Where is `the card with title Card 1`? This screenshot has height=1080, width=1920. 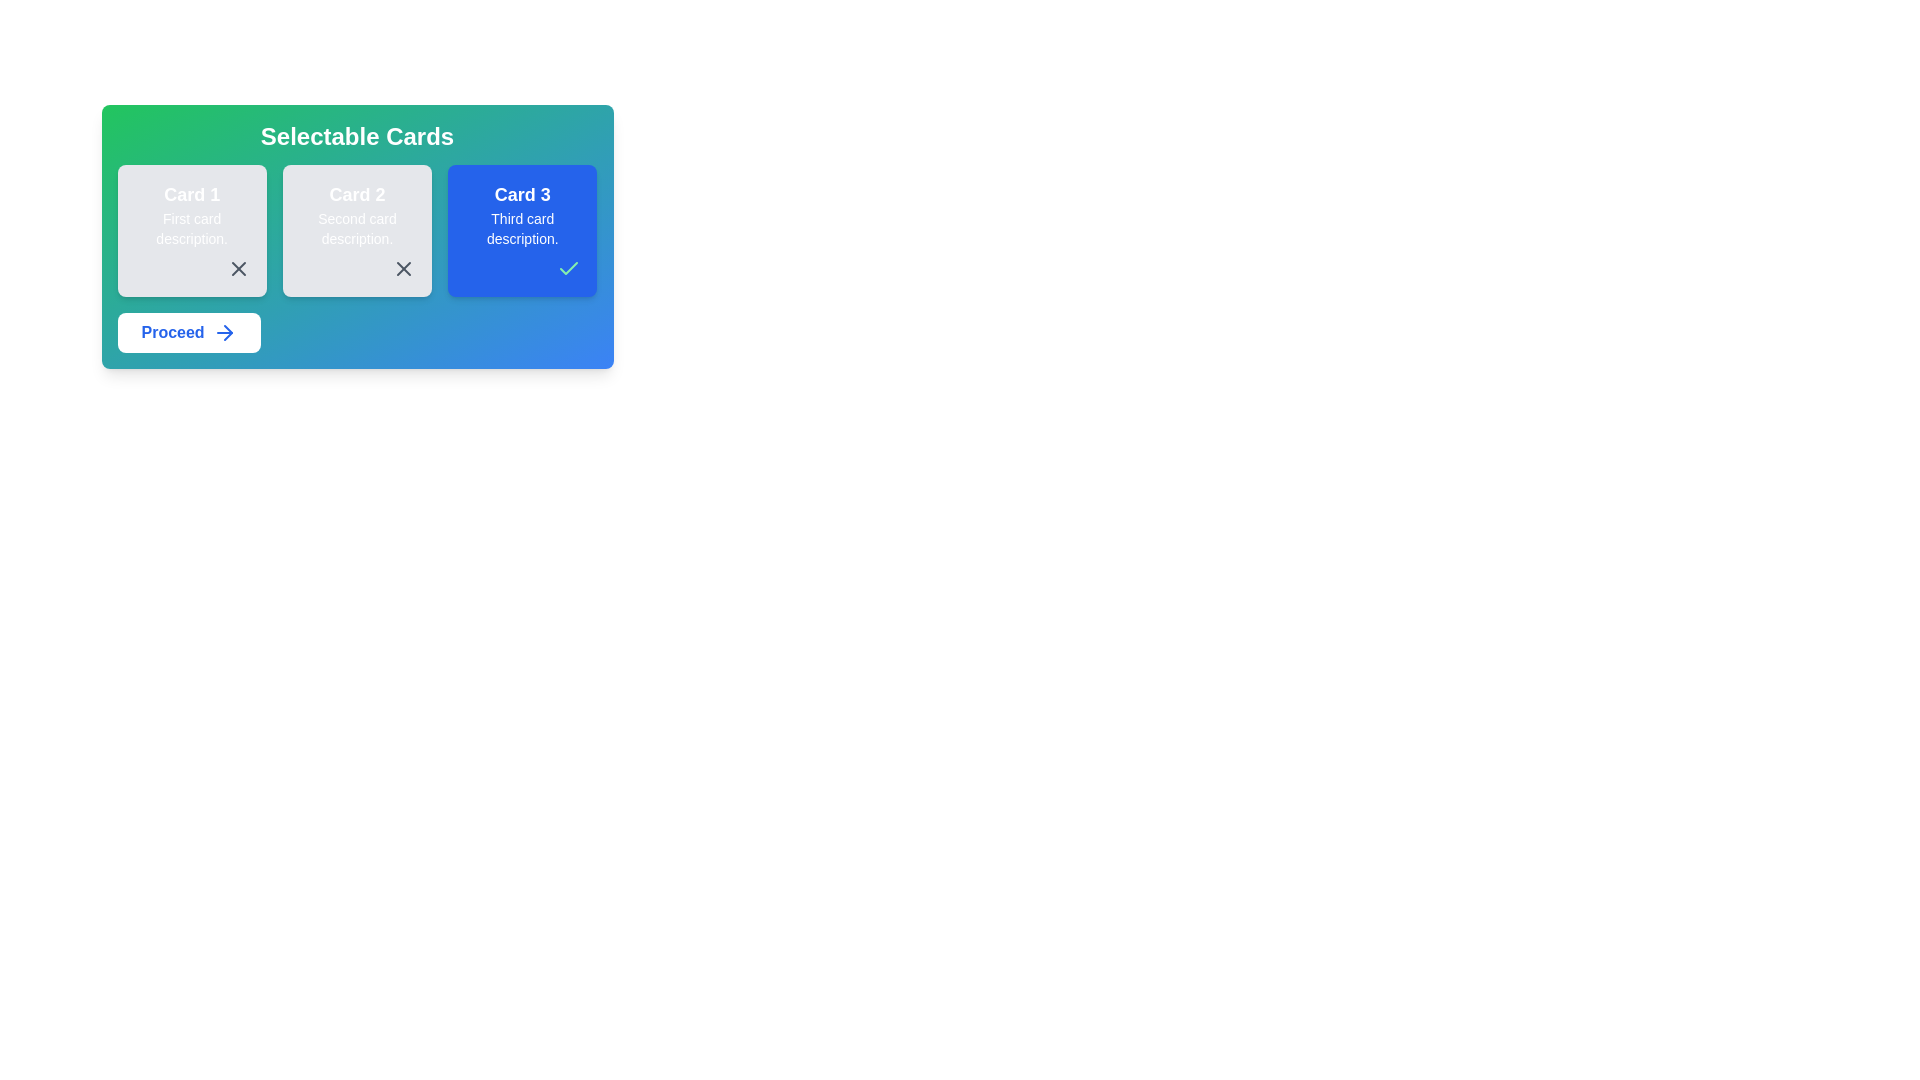
the card with title Card 1 is located at coordinates (192, 230).